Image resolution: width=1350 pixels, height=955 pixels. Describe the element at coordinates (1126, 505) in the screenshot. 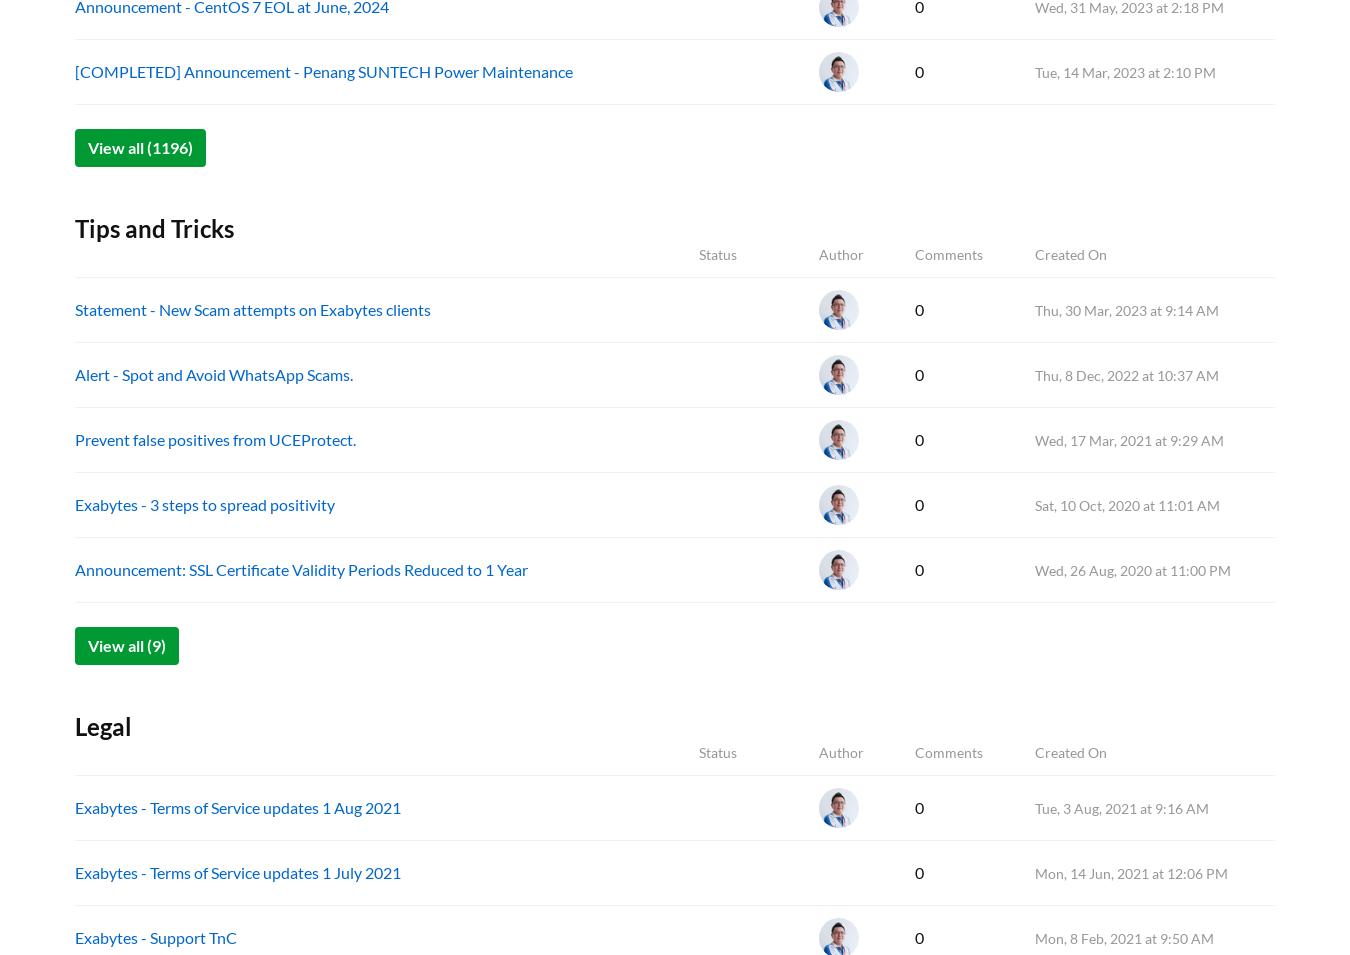

I see `'Sat, 10 Oct, 2020 at 11:01 AM'` at that location.